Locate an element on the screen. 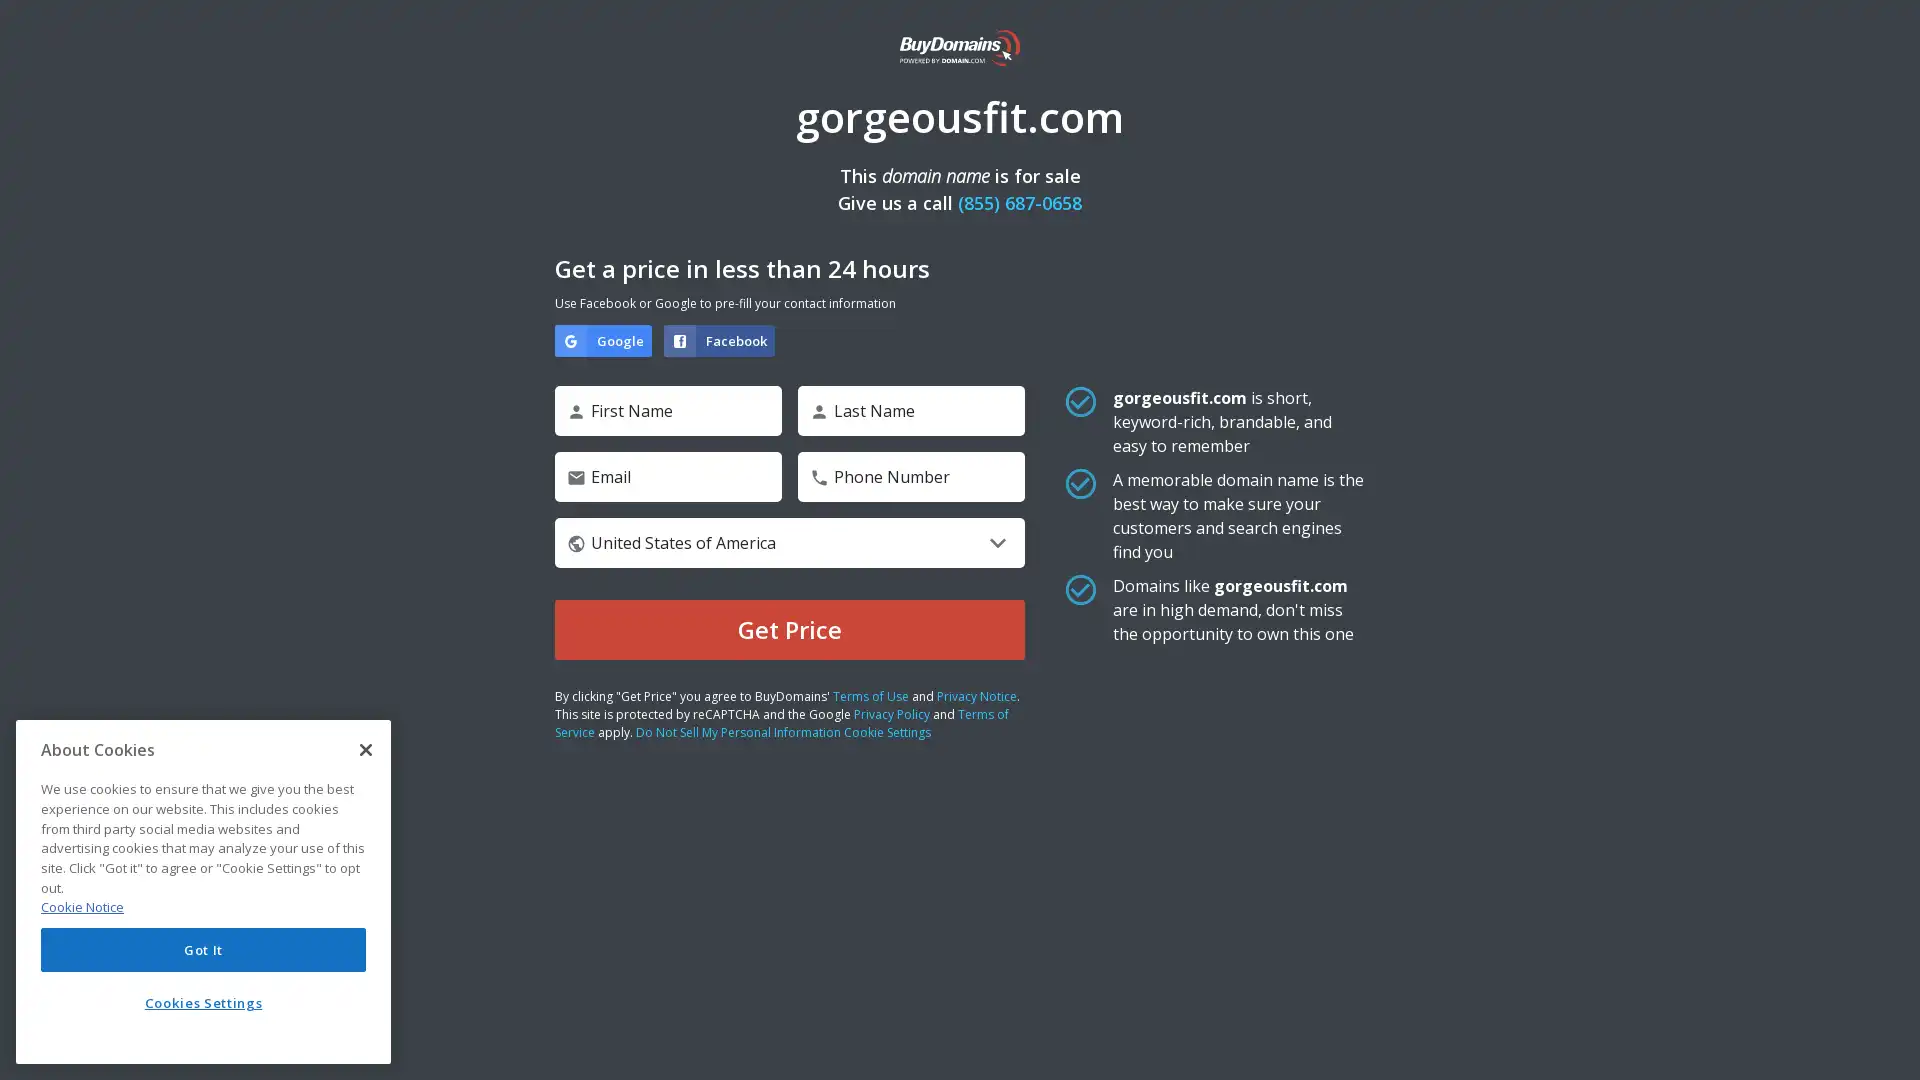 This screenshot has width=1920, height=1080. Google is located at coordinates (602, 339).